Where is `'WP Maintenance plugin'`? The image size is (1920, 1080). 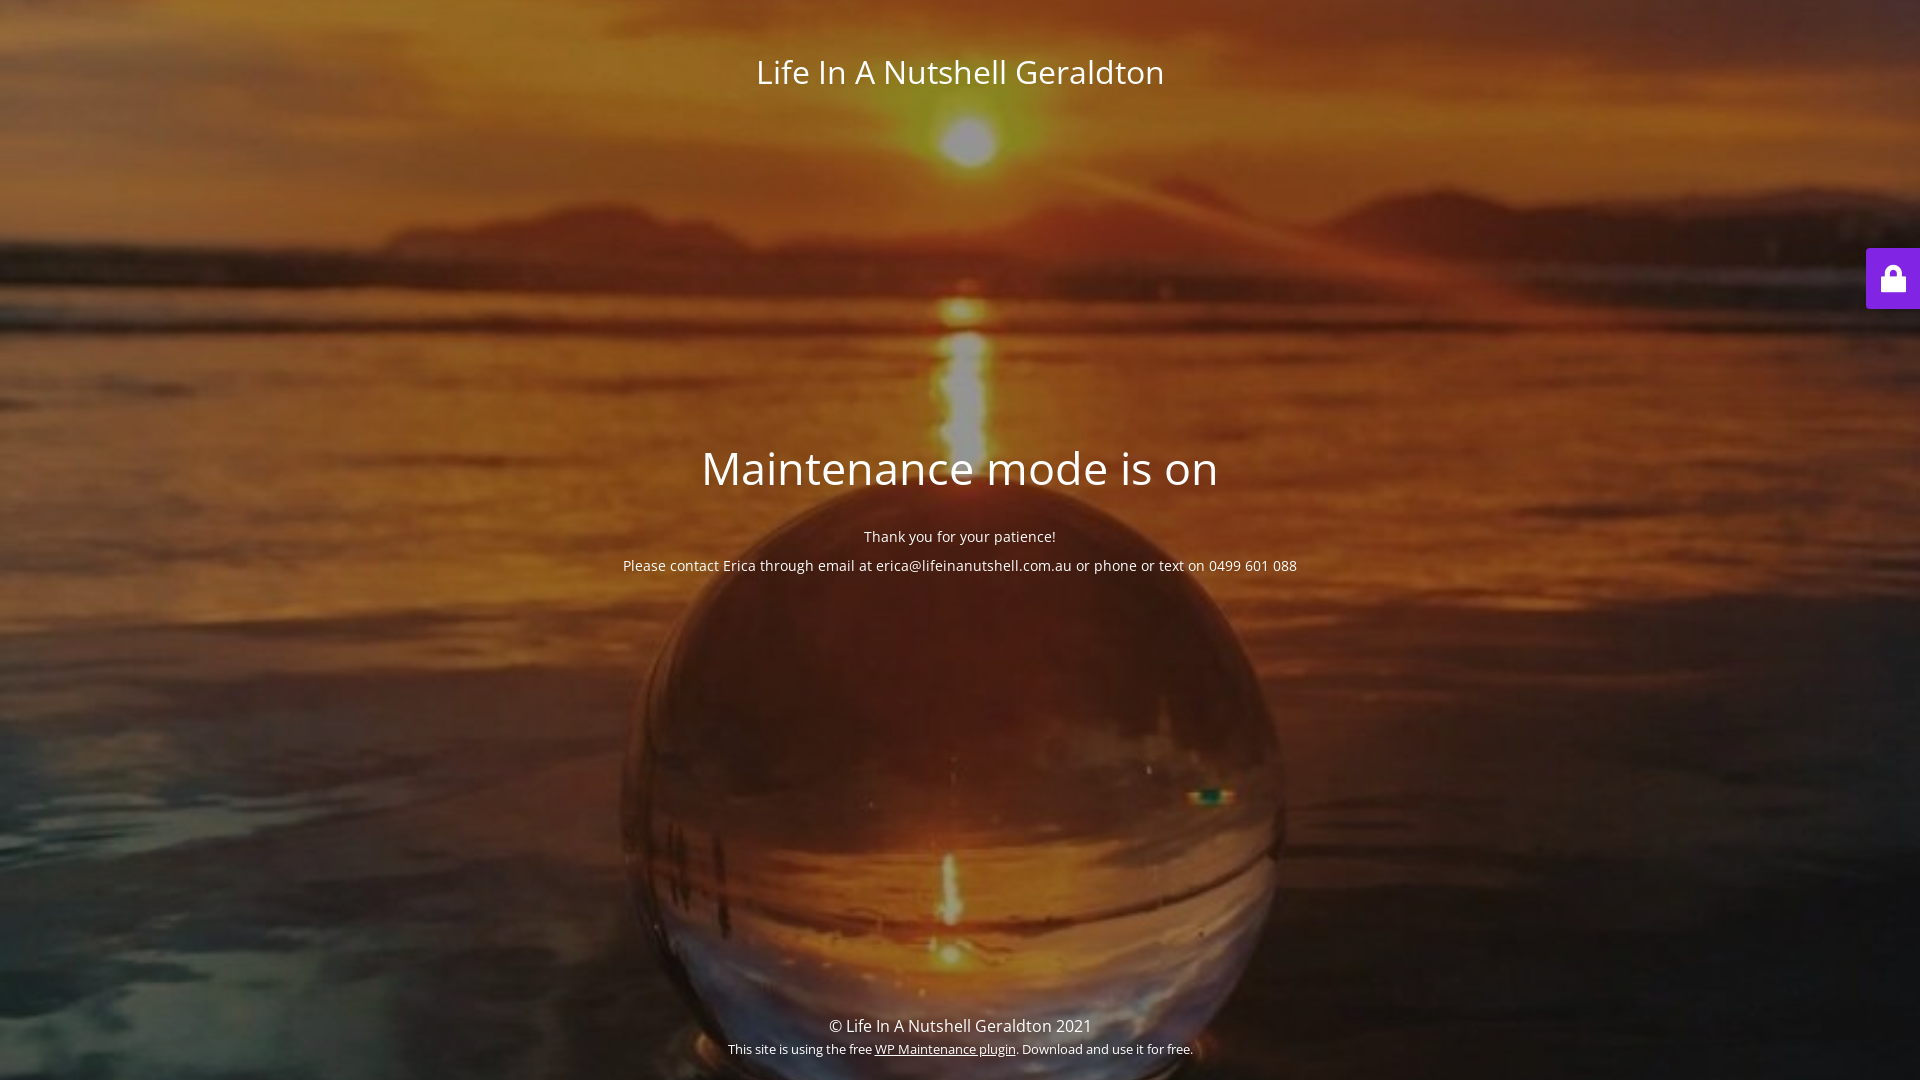
'WP Maintenance plugin' is located at coordinates (943, 1048).